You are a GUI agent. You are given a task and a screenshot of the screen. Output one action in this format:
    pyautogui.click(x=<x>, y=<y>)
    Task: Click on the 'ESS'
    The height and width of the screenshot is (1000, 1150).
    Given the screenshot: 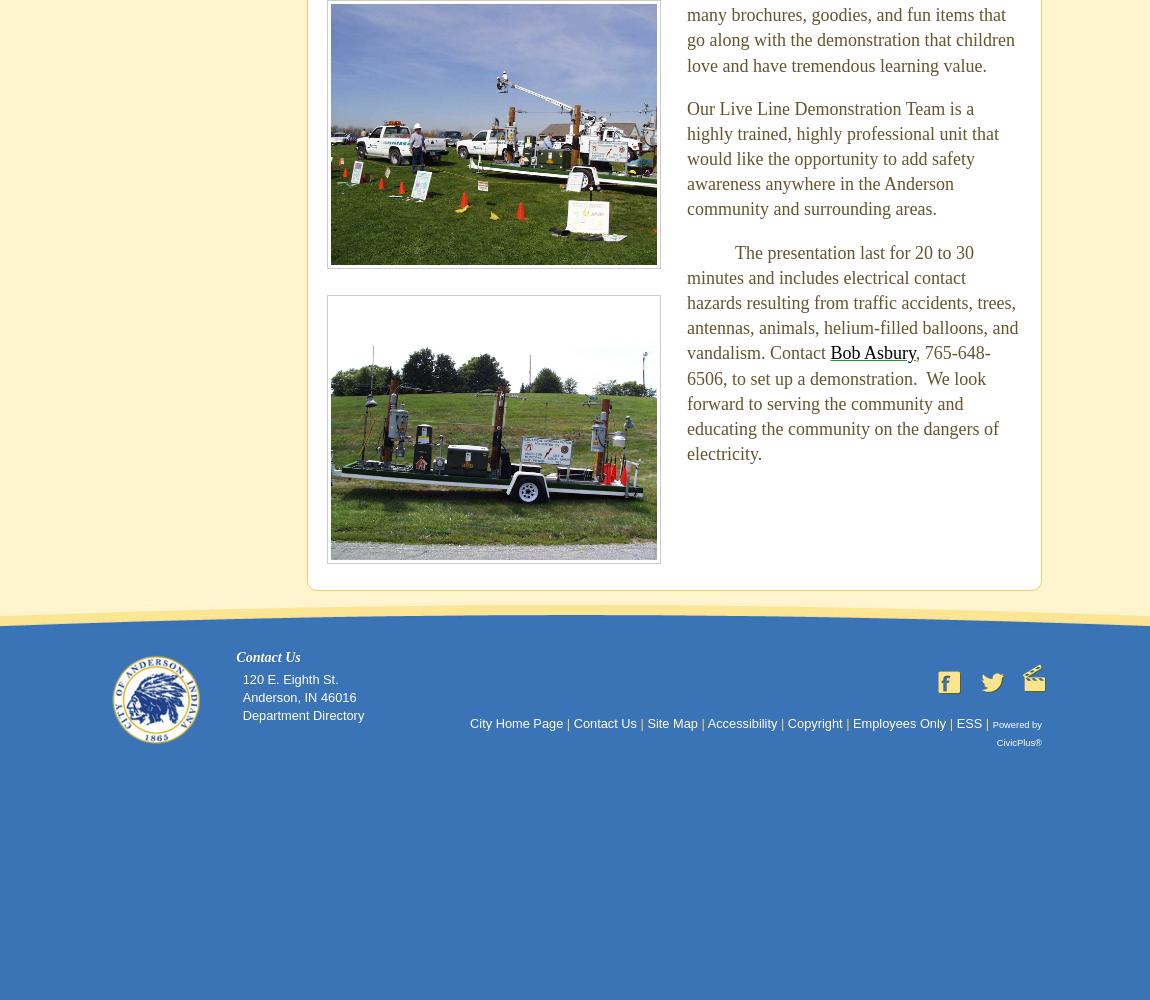 What is the action you would take?
    pyautogui.click(x=968, y=722)
    